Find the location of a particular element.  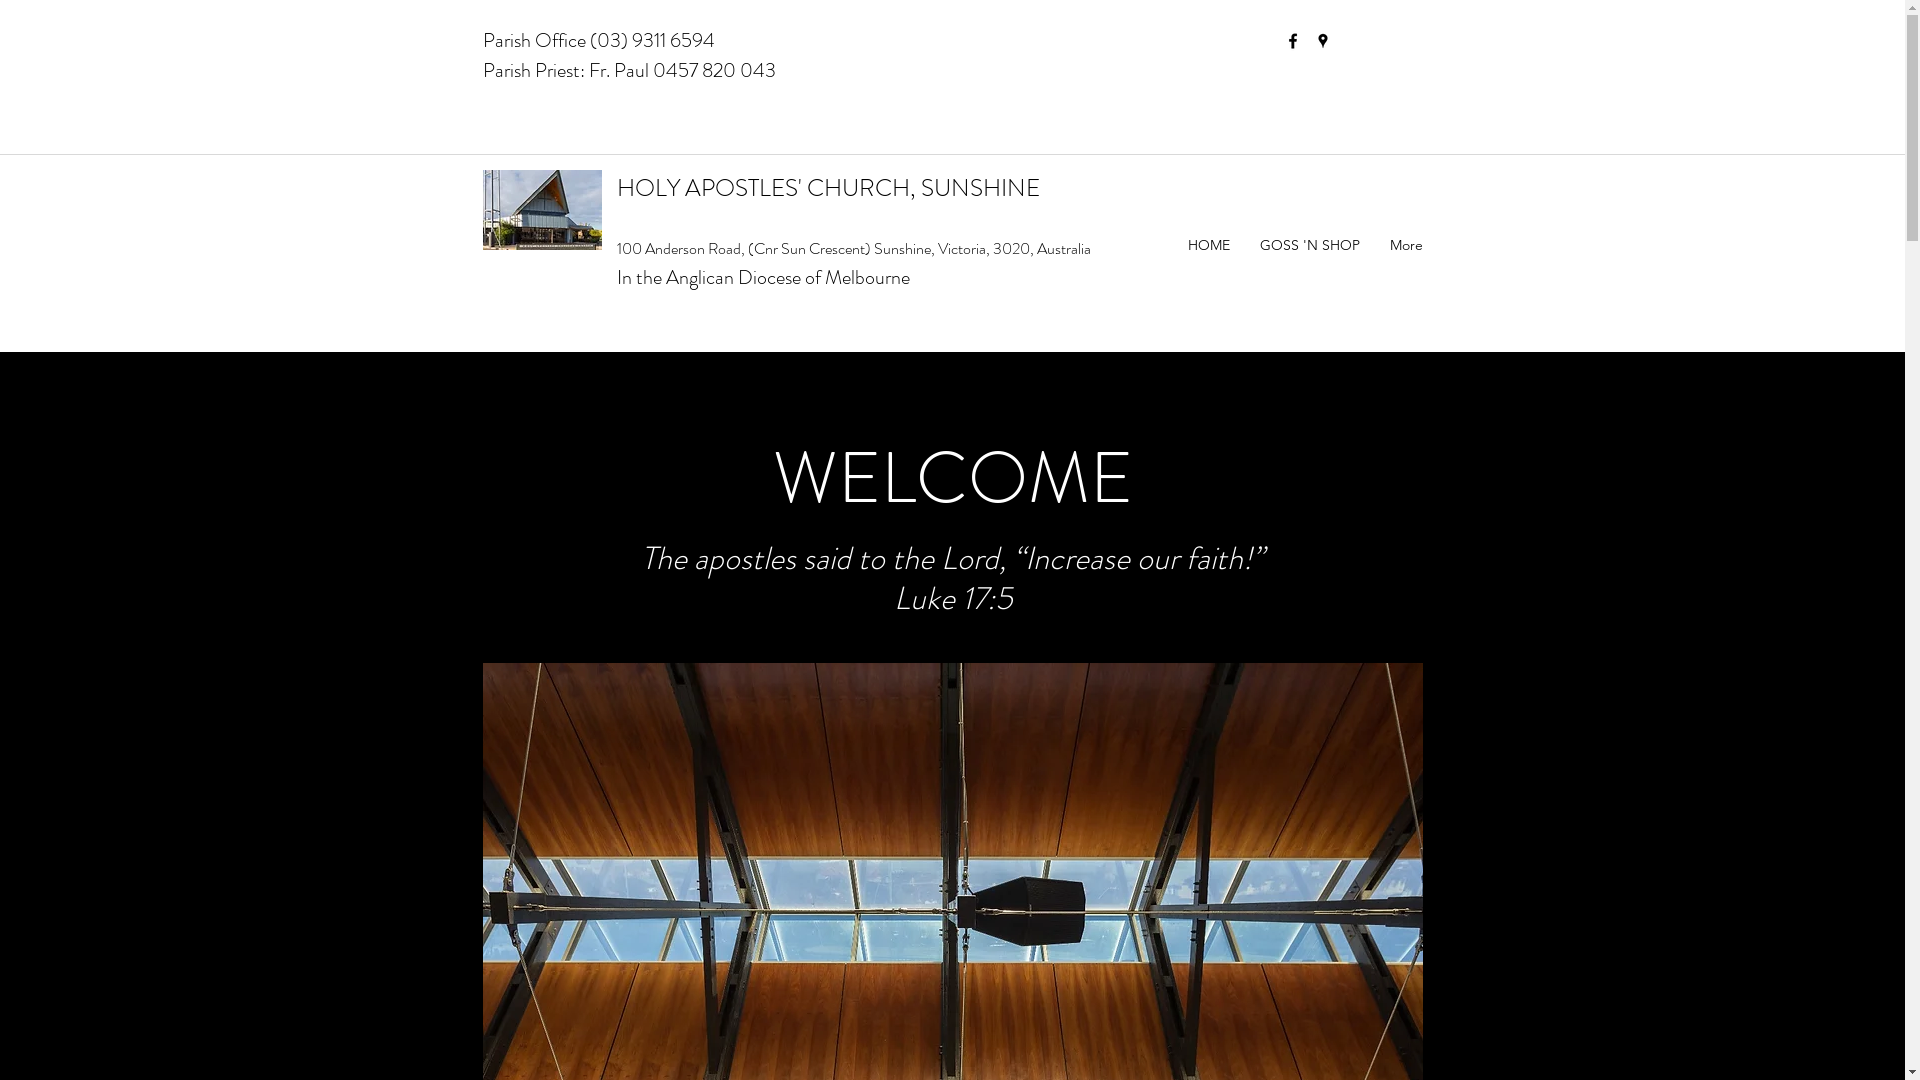

'In the Anglican Diocese of Melbourne' is located at coordinates (761, 277).